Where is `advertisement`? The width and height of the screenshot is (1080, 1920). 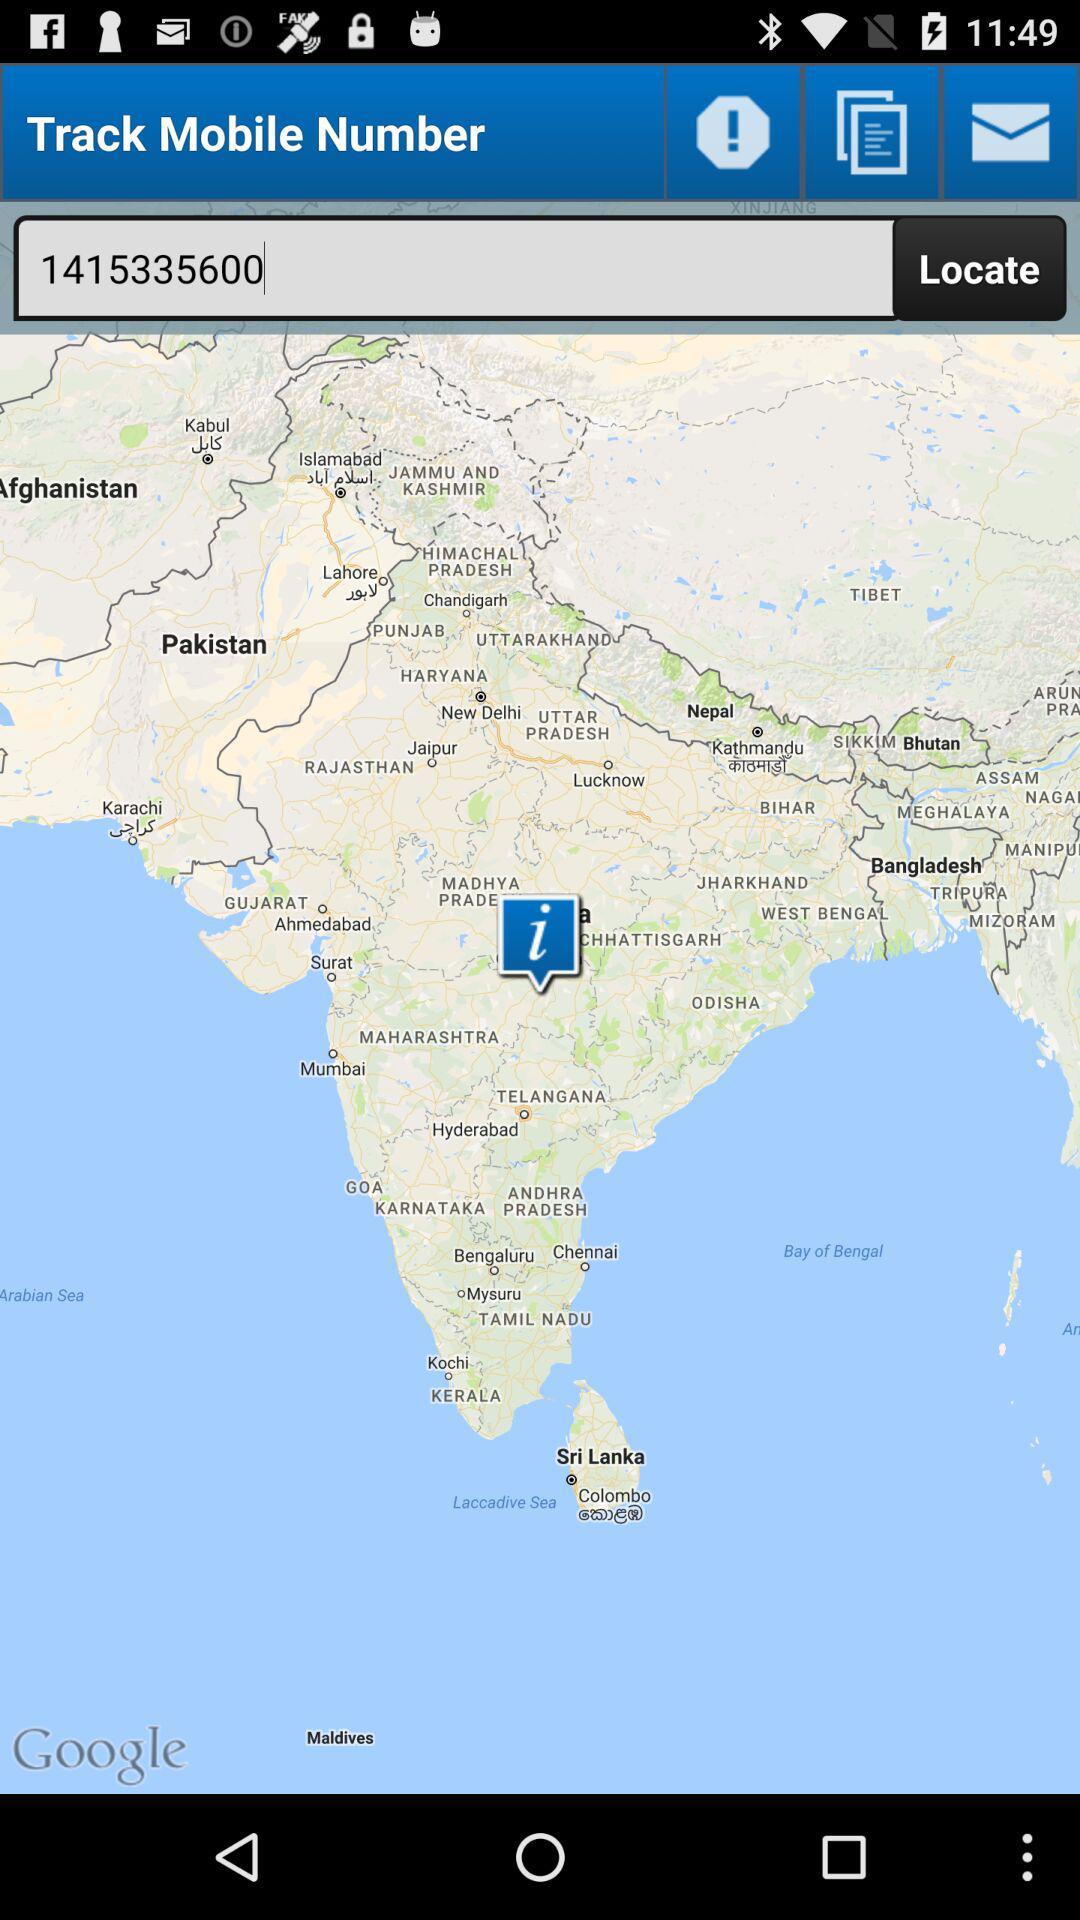 advertisement is located at coordinates (870, 131).